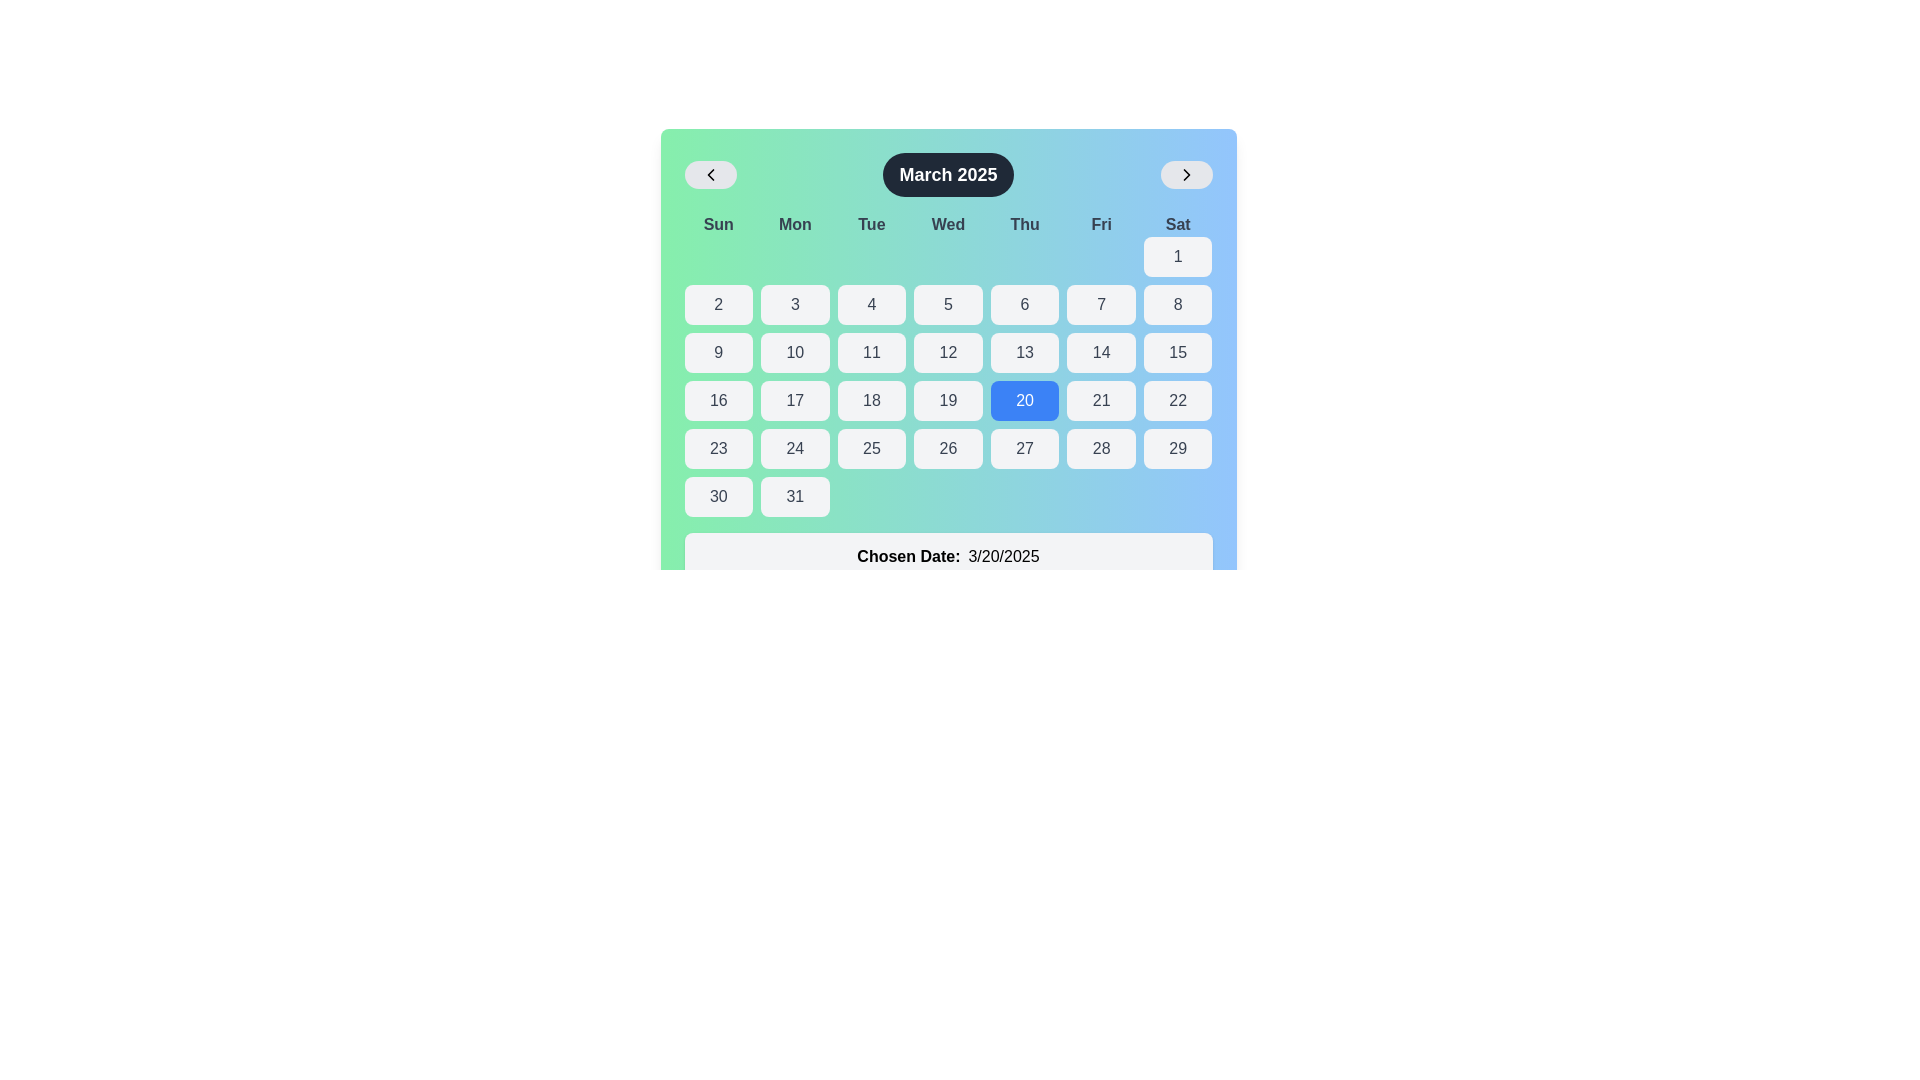  Describe the element at coordinates (794, 496) in the screenshot. I see `the rectangular button with a white background and grey text reading '31', located in the last row of a 7x6 grid layout, positioned at the bottom-right corner of the grid` at that location.